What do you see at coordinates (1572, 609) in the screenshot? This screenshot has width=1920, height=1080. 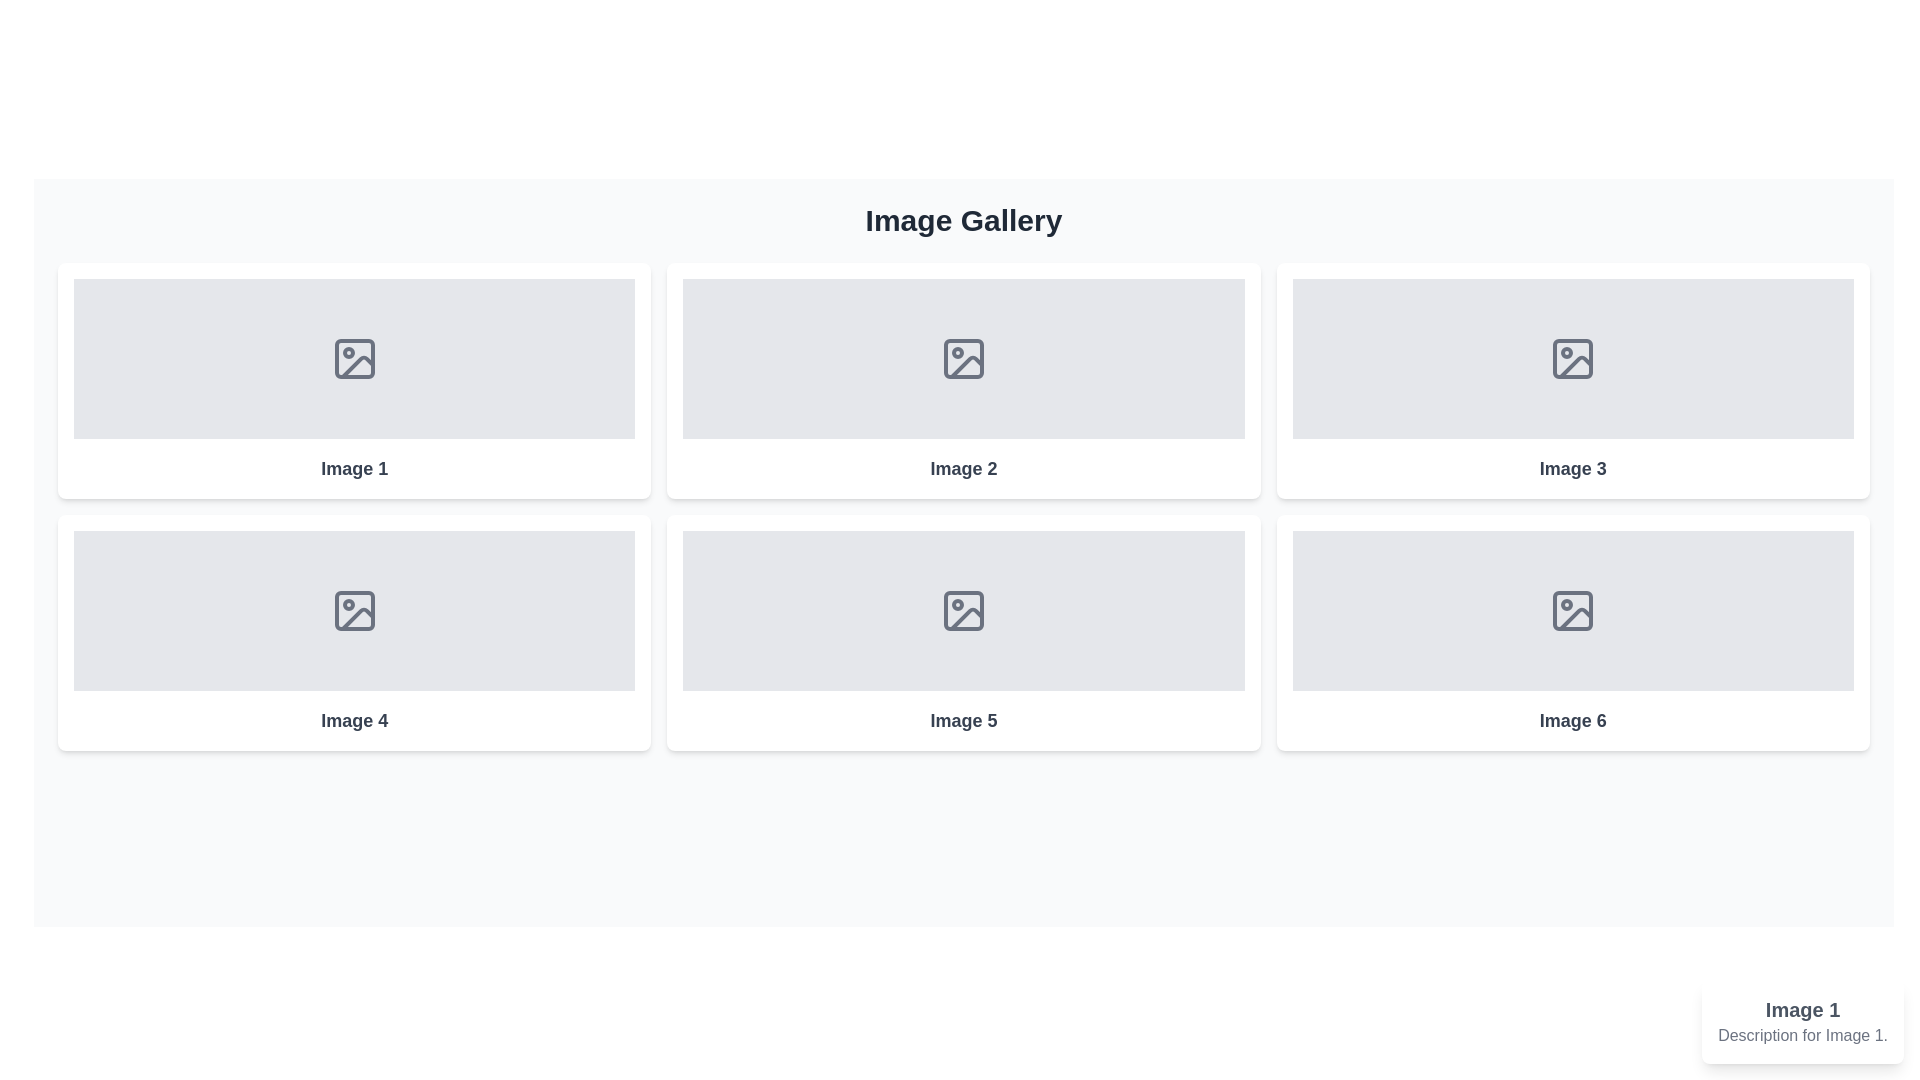 I see `the placeholder icon labeled 'Image 6' located in the bottom-right corner of the image grid` at bounding box center [1572, 609].